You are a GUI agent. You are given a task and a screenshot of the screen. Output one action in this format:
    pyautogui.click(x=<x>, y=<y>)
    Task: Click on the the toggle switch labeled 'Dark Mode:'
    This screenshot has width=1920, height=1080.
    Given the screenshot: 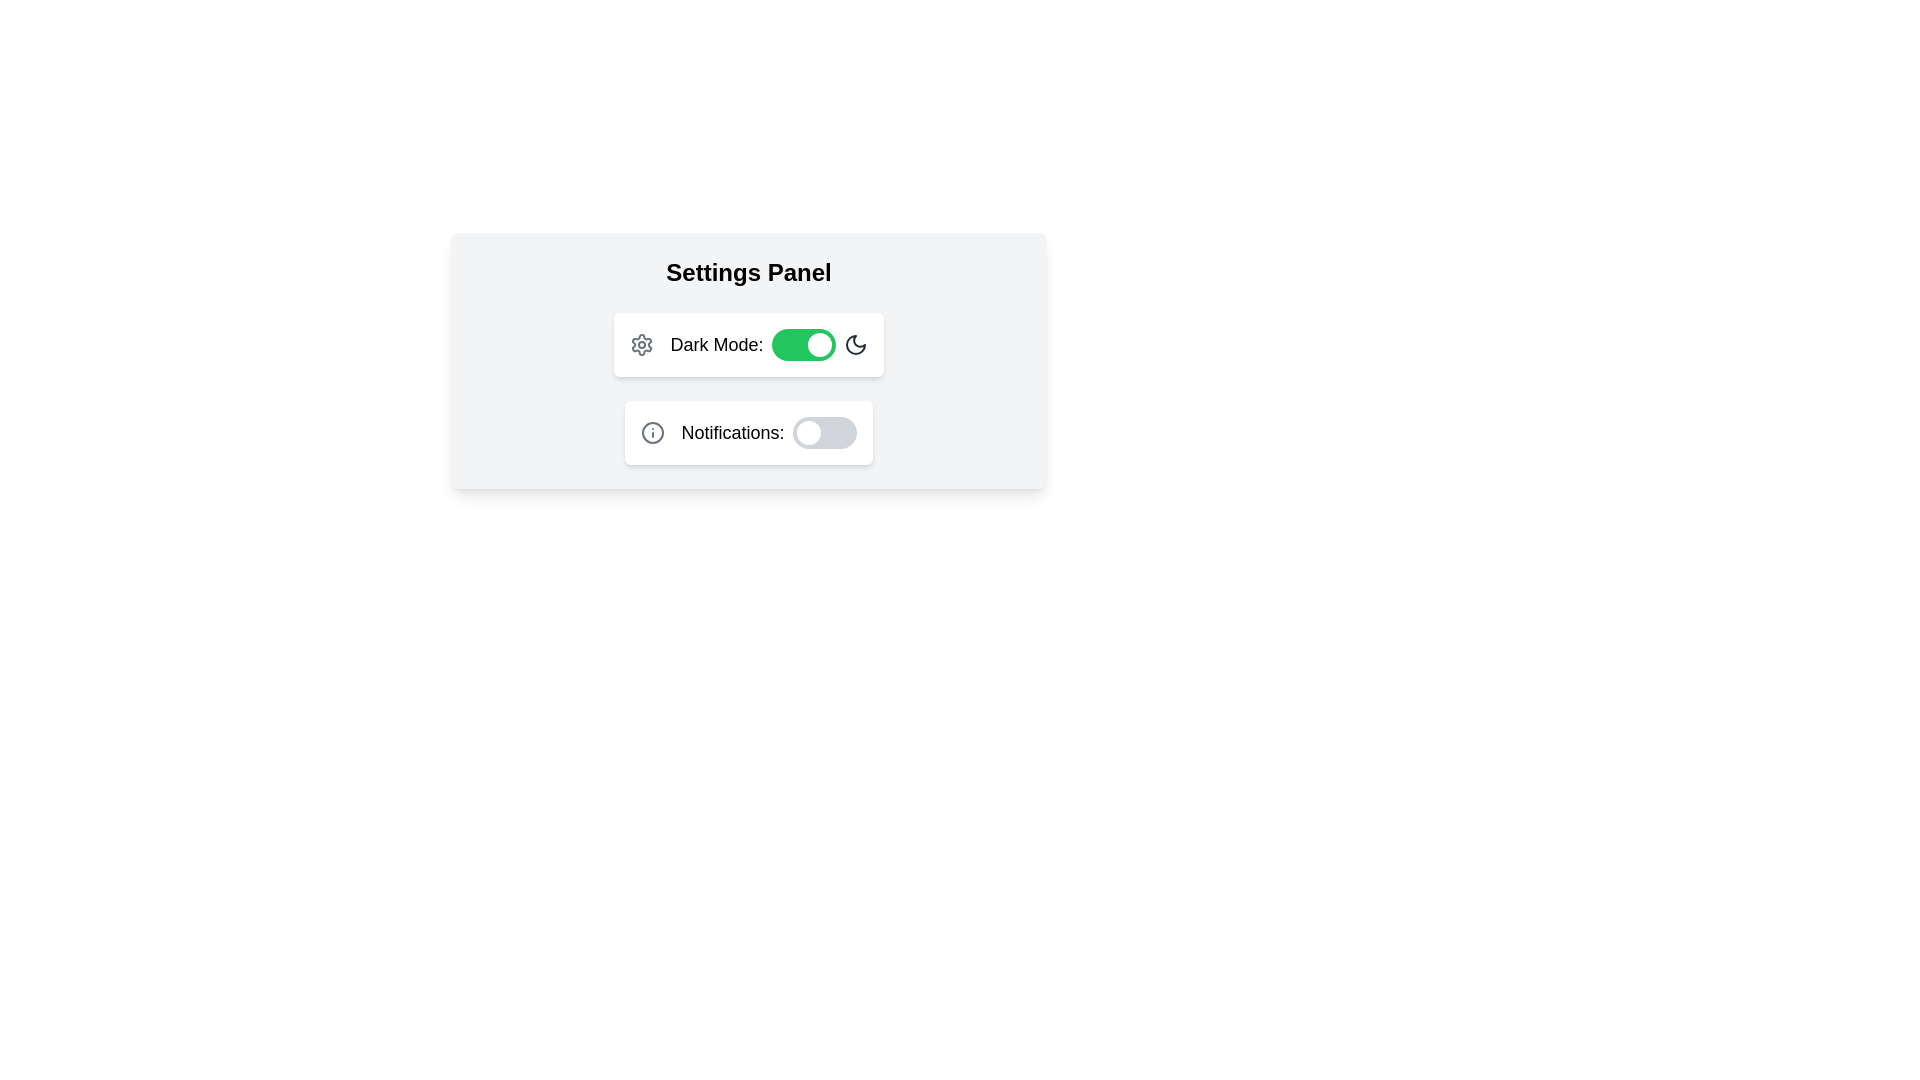 What is the action you would take?
    pyautogui.click(x=767, y=343)
    